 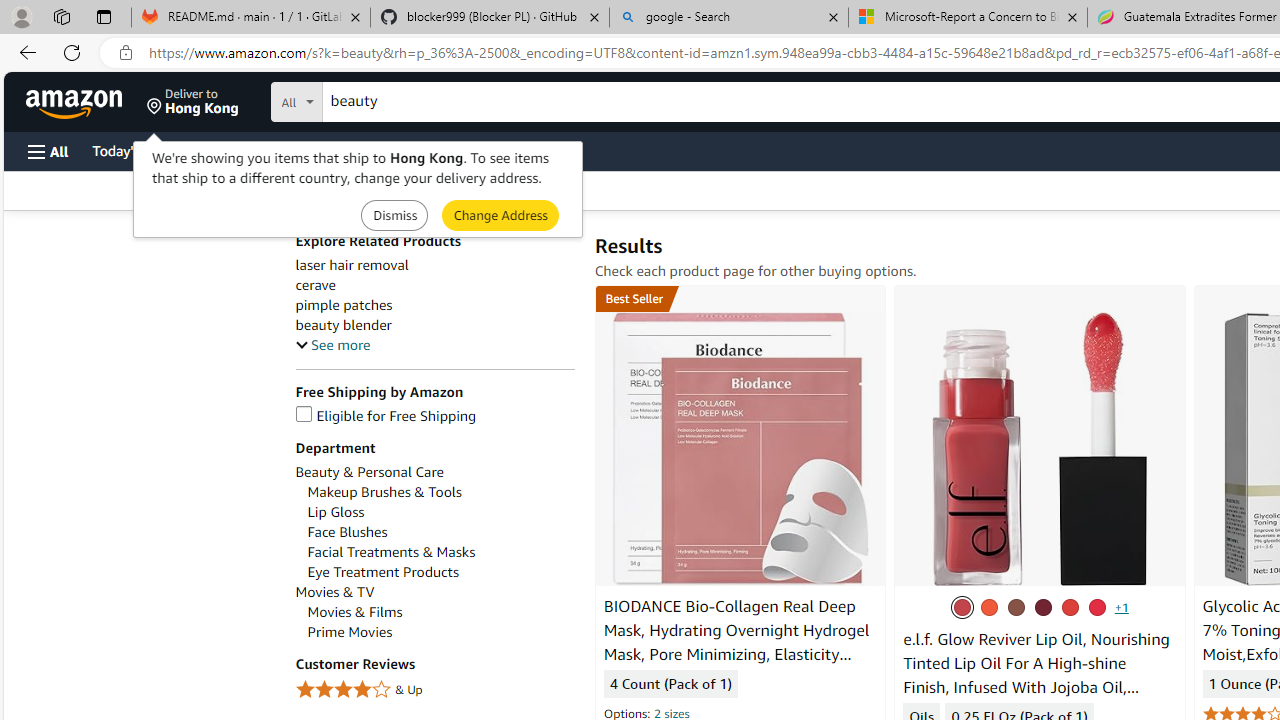 What do you see at coordinates (433, 591) in the screenshot?
I see `'Movies & TV'` at bounding box center [433, 591].